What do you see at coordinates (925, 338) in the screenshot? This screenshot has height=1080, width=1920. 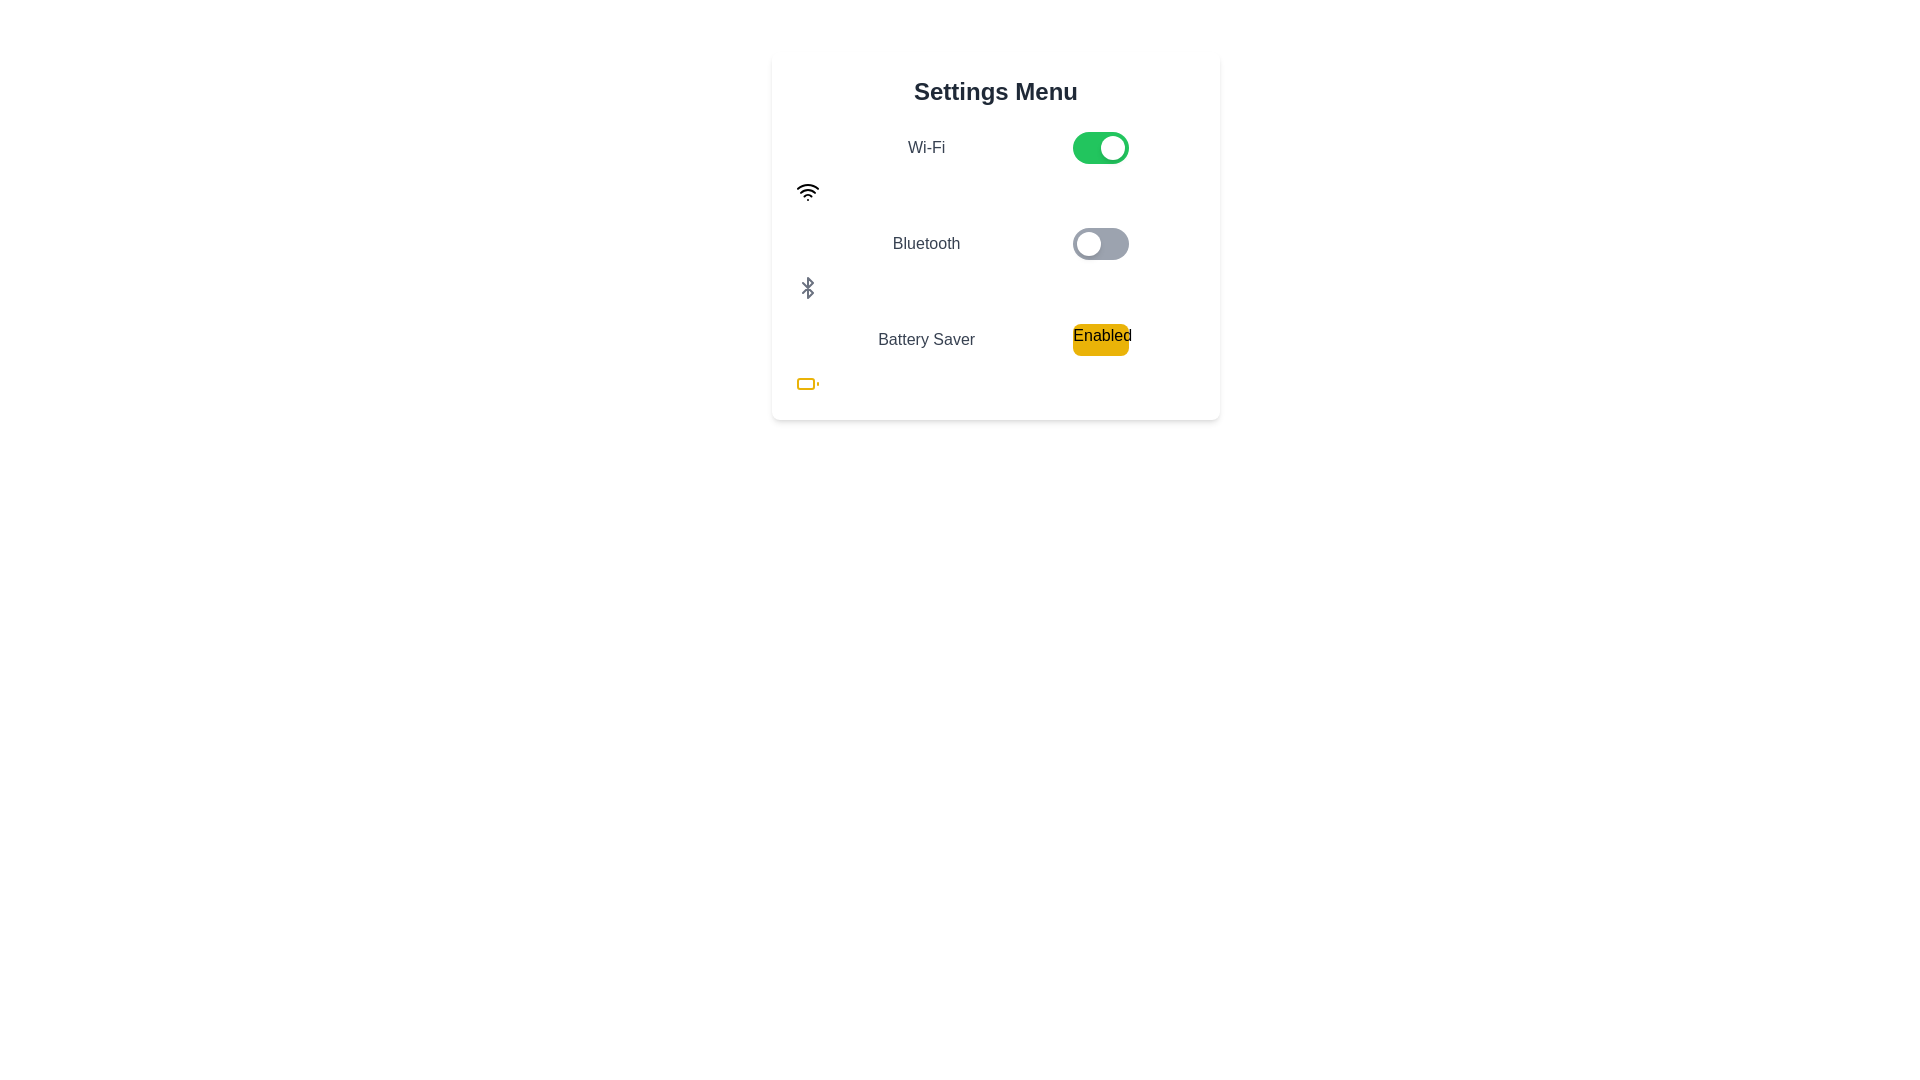 I see `the 'Battery Saver' label, which is a textual label in a darker gray color, located in the third row of the settings options below the Bluetooth toggle` at bounding box center [925, 338].